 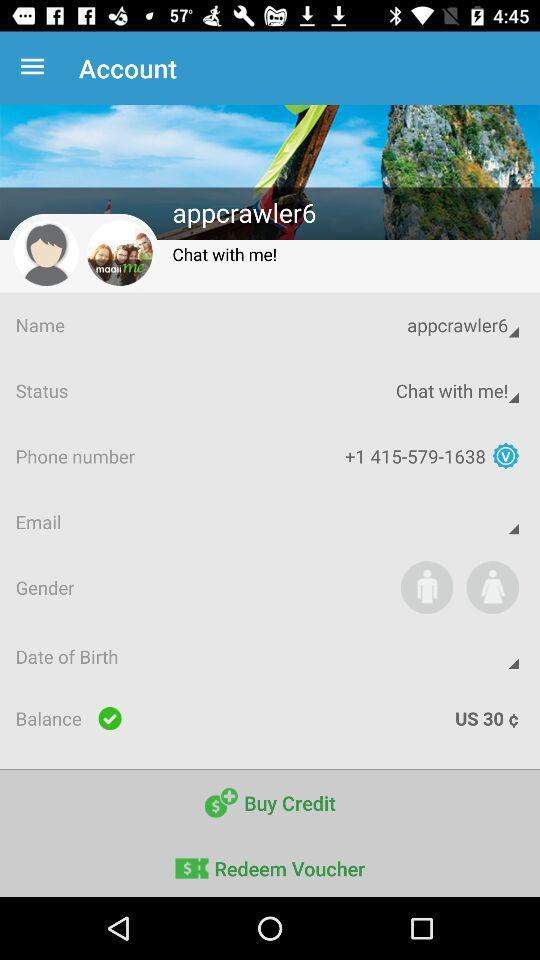 I want to click on redeem voucher item, so click(x=270, y=865).